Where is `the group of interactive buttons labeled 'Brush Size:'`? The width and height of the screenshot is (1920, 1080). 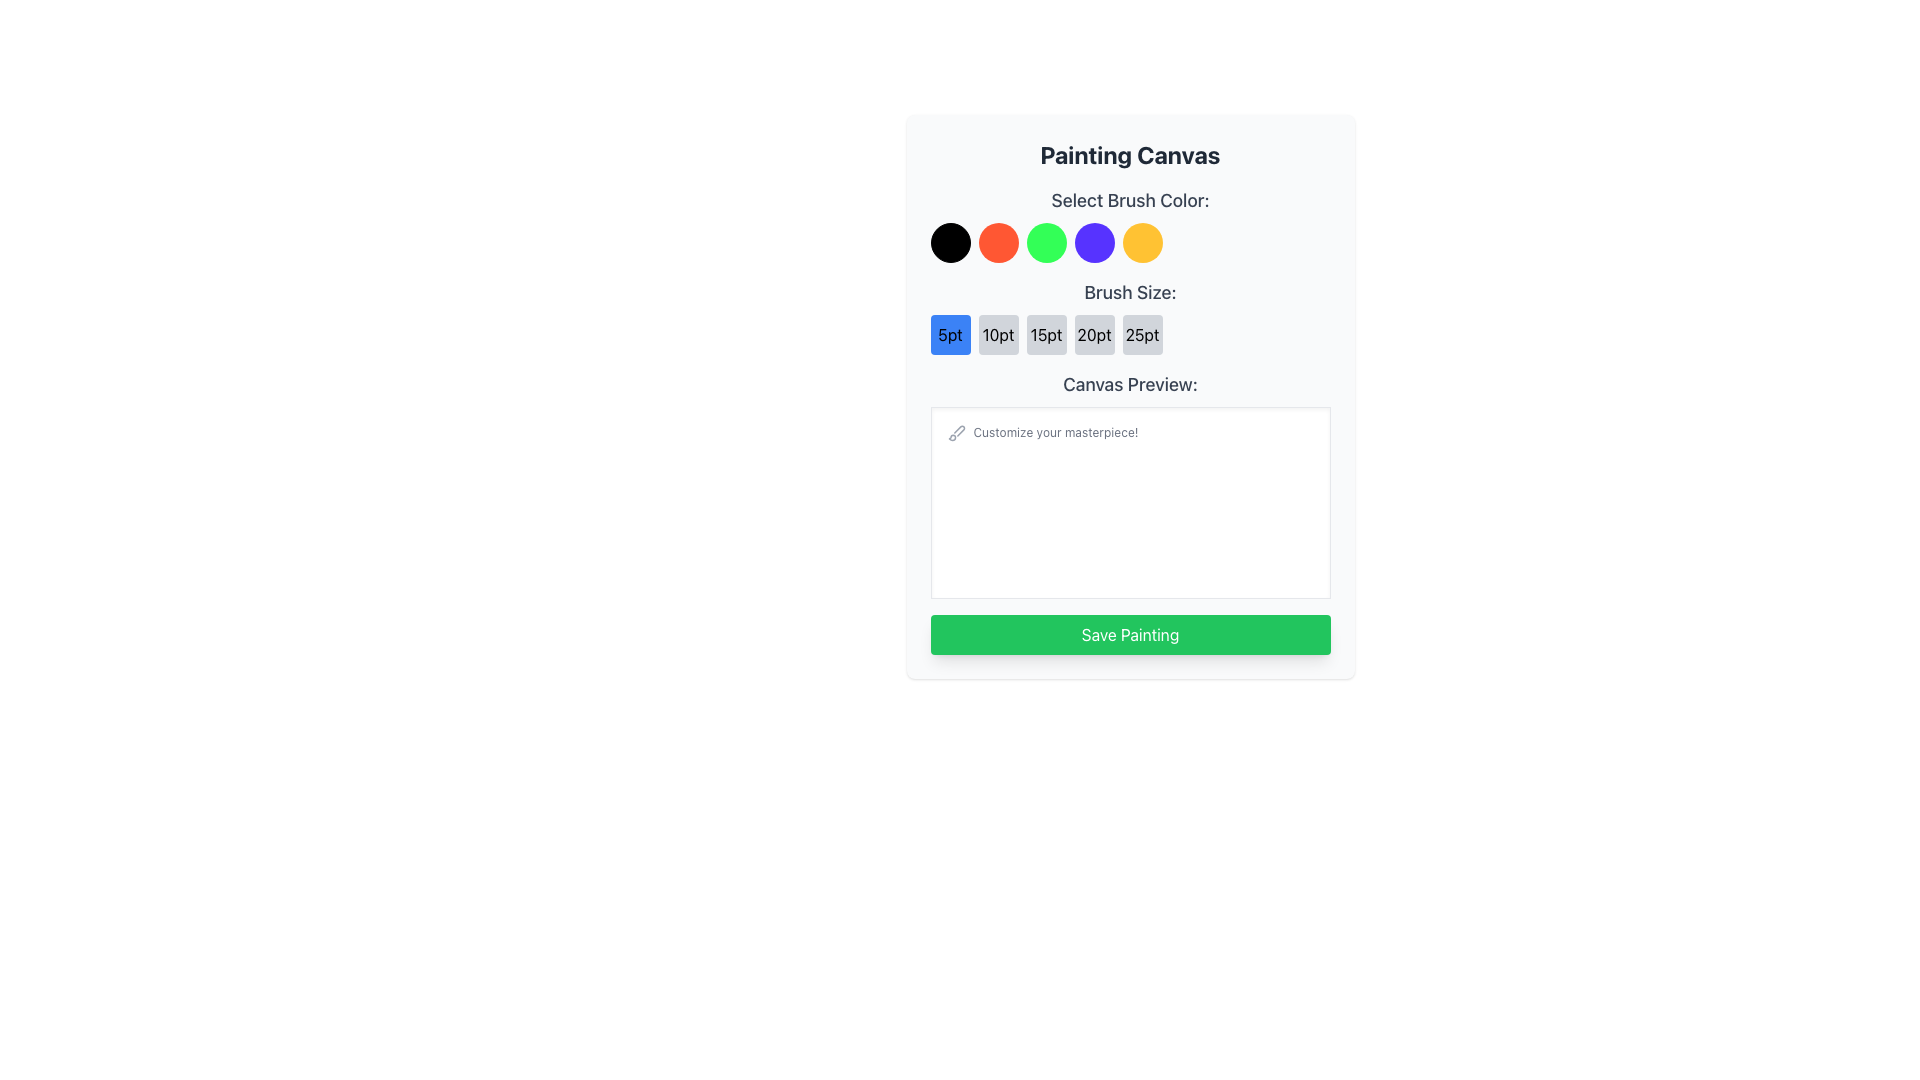
the group of interactive buttons labeled 'Brush Size:' is located at coordinates (1130, 315).